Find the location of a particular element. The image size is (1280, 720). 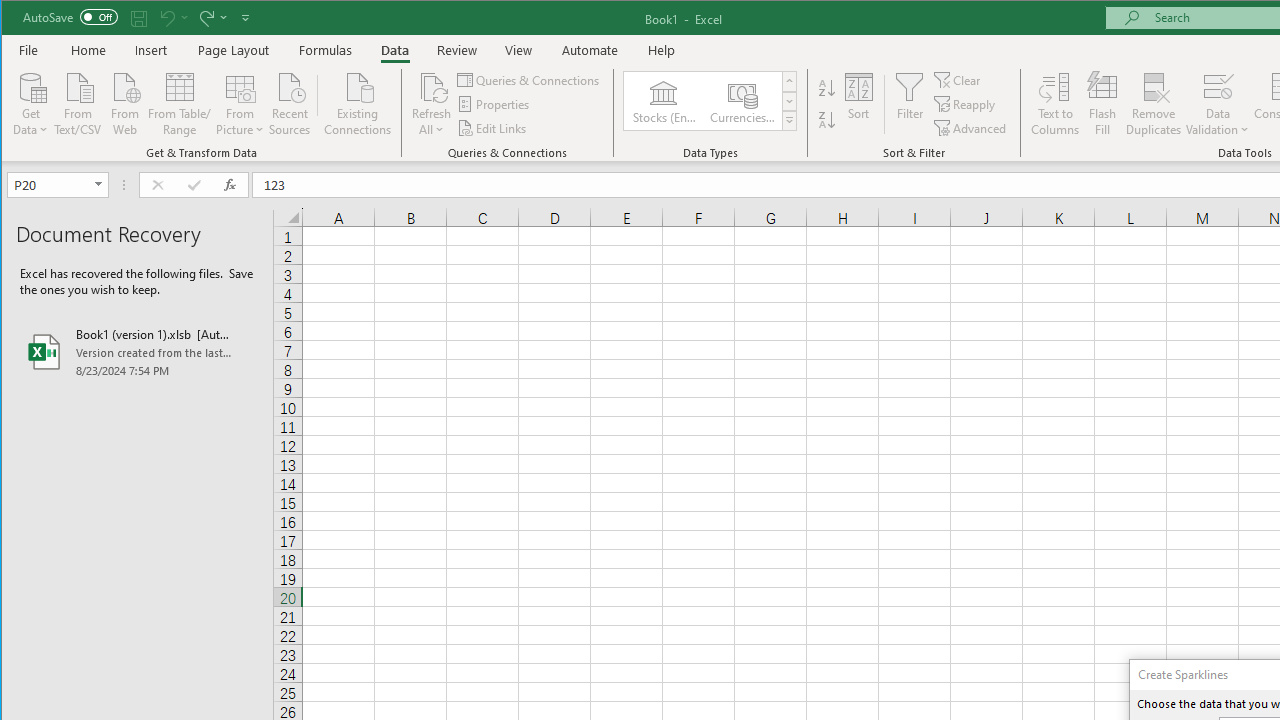

'Row up' is located at coordinates (788, 80).